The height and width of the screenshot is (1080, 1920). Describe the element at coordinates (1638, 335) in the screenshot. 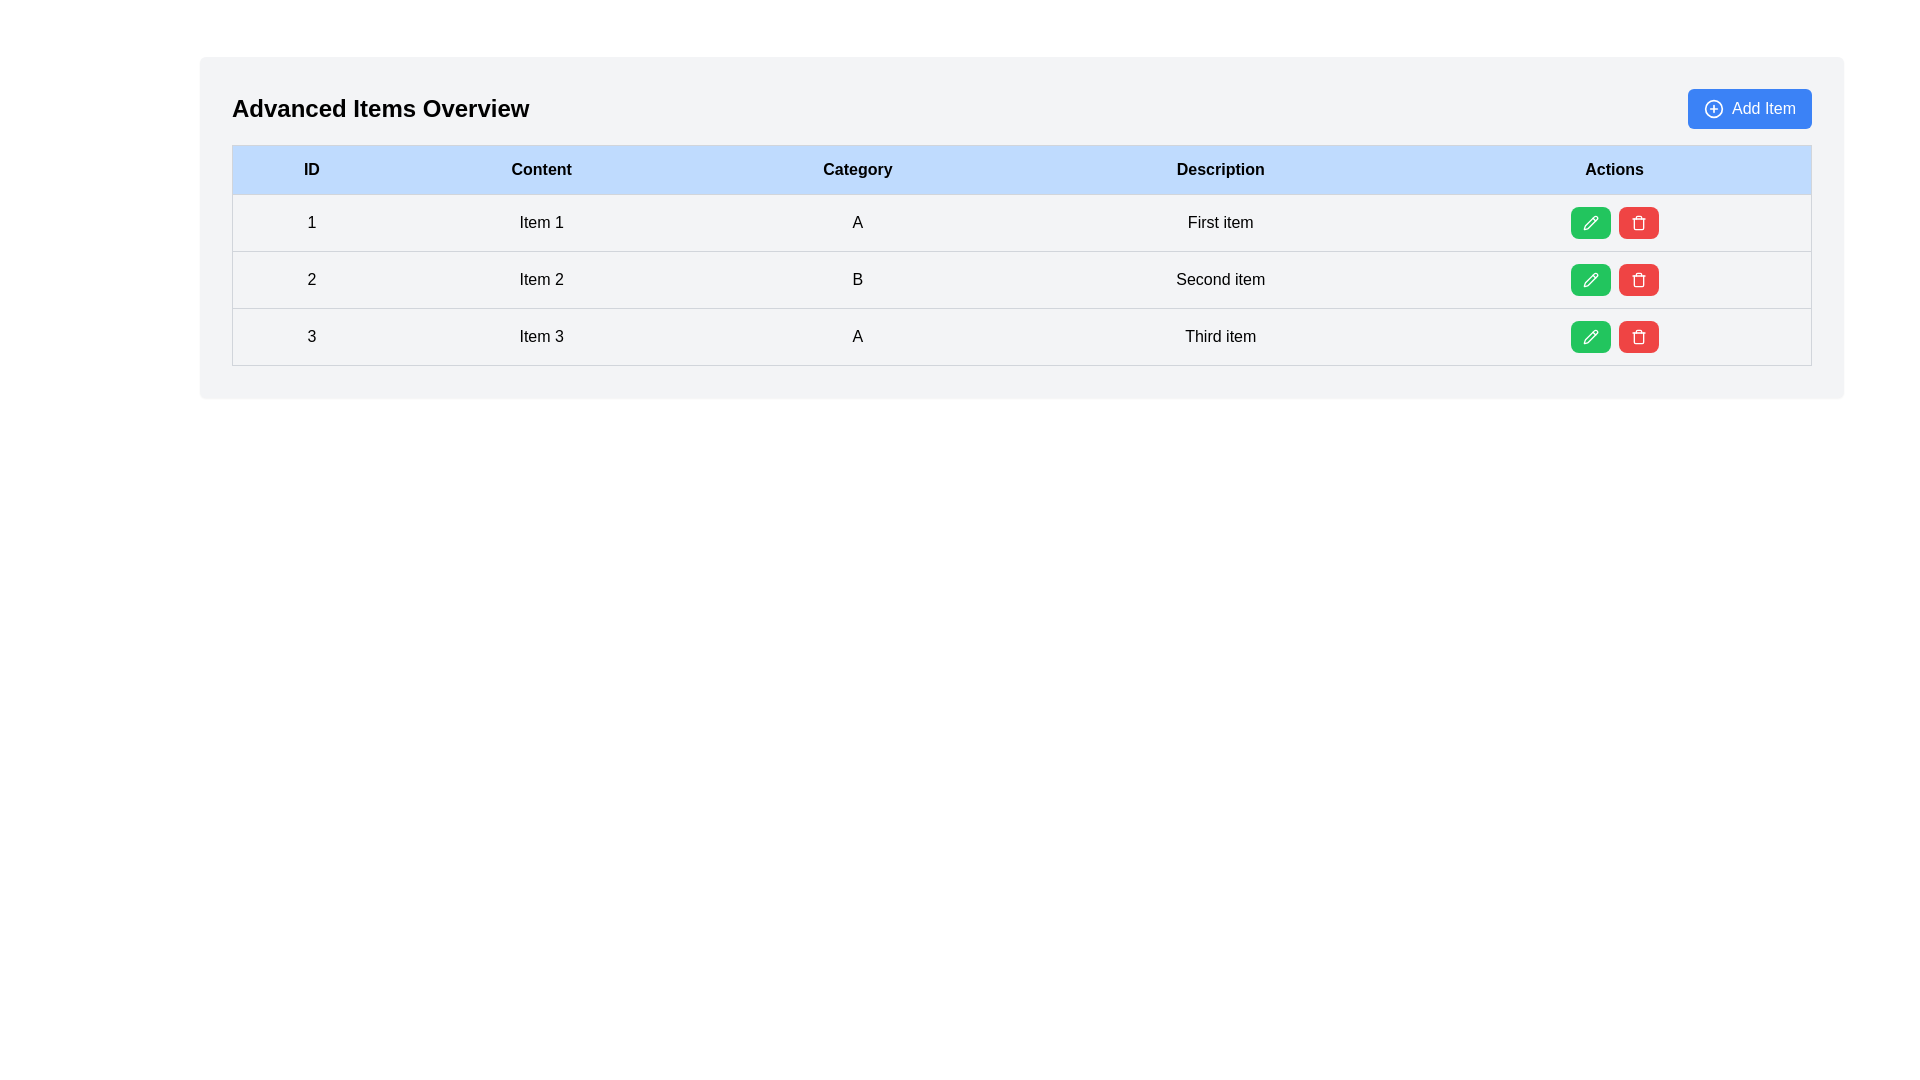

I see `the minimalistic trash icon located in the last cell of the 'Actions' column for the third item in the table to invoke a delete action` at that location.